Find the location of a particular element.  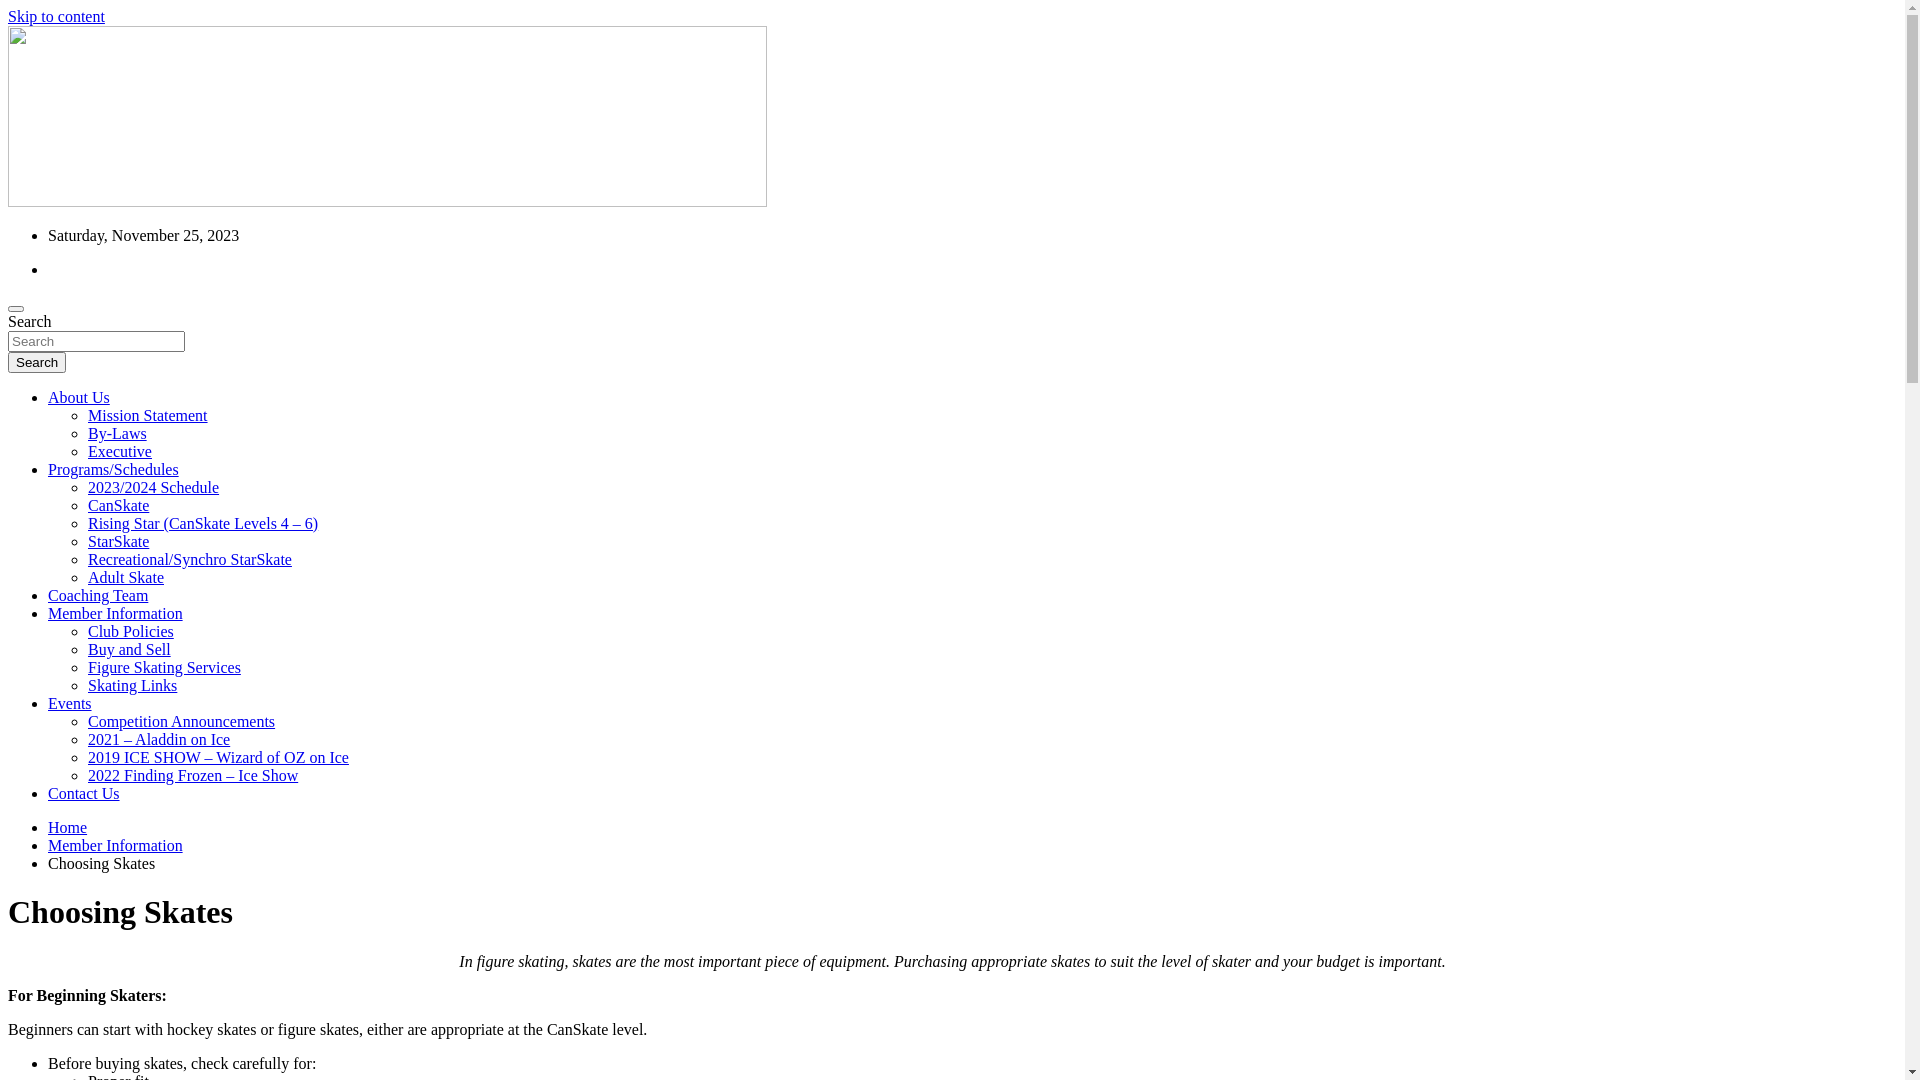

'Recreational/Synchro StarSkate' is located at coordinates (190, 559).